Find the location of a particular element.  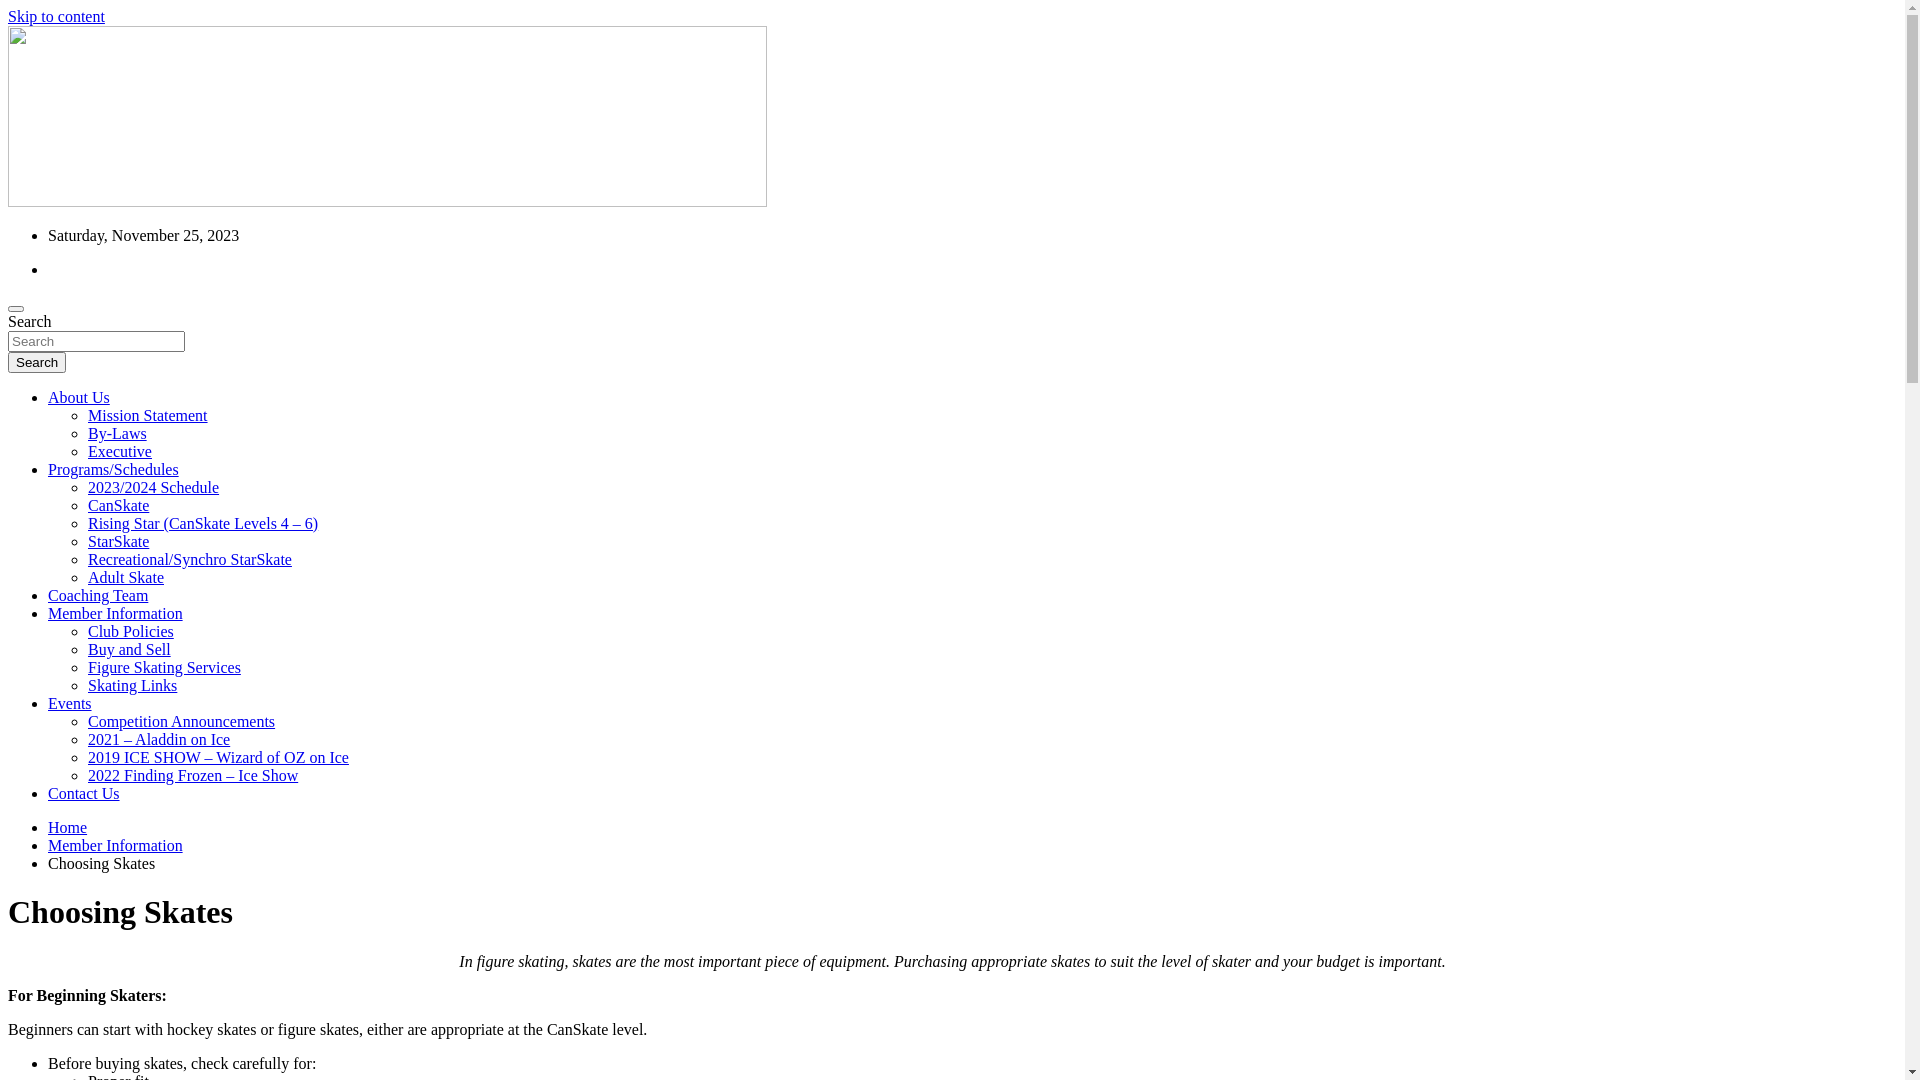

'Recreational/Synchro StarSkate' is located at coordinates (190, 559).